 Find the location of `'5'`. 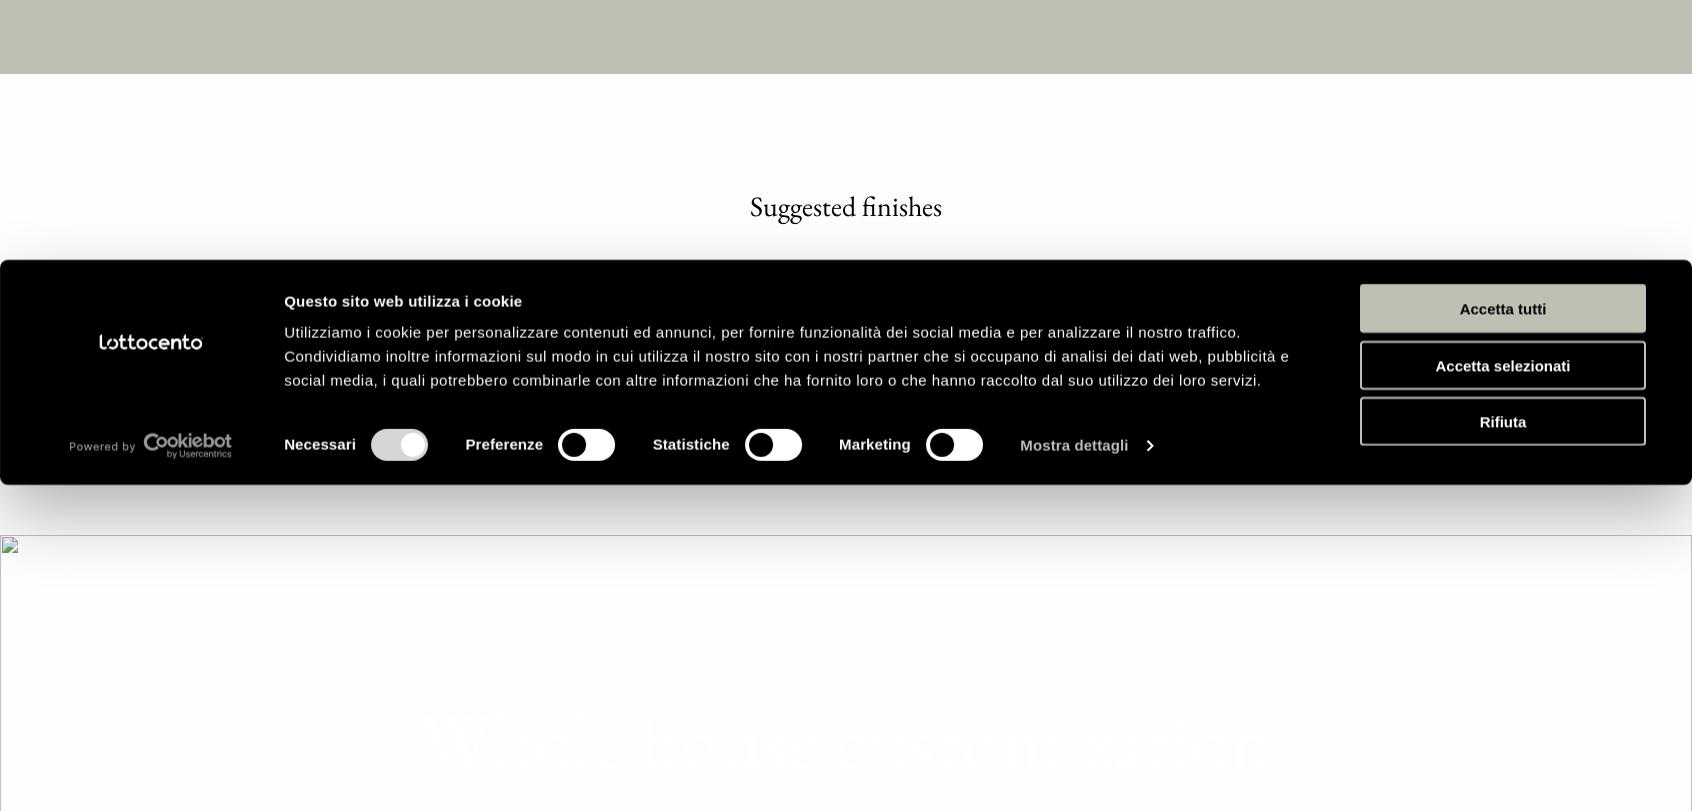

'5' is located at coordinates (860, 327).